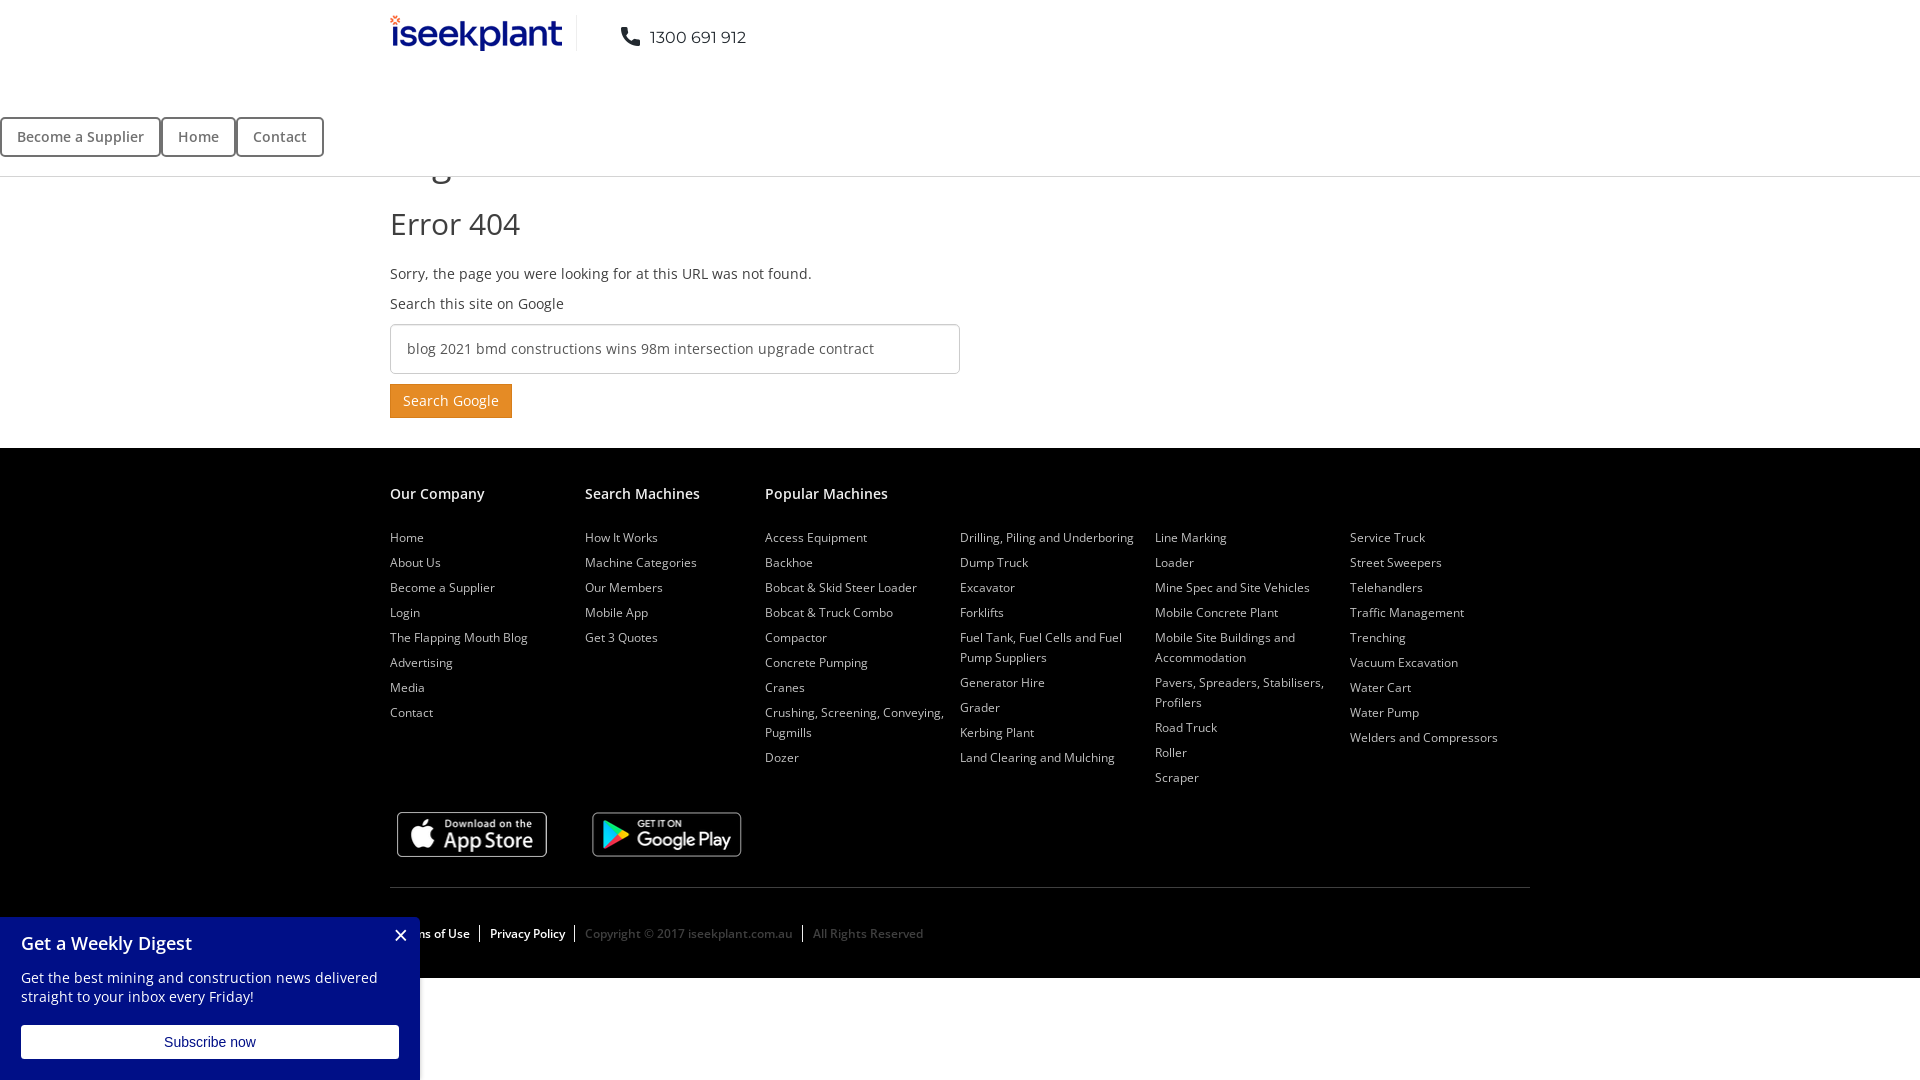 The height and width of the screenshot is (1080, 1920). Describe the element at coordinates (787, 562) in the screenshot. I see `'Backhoe'` at that location.